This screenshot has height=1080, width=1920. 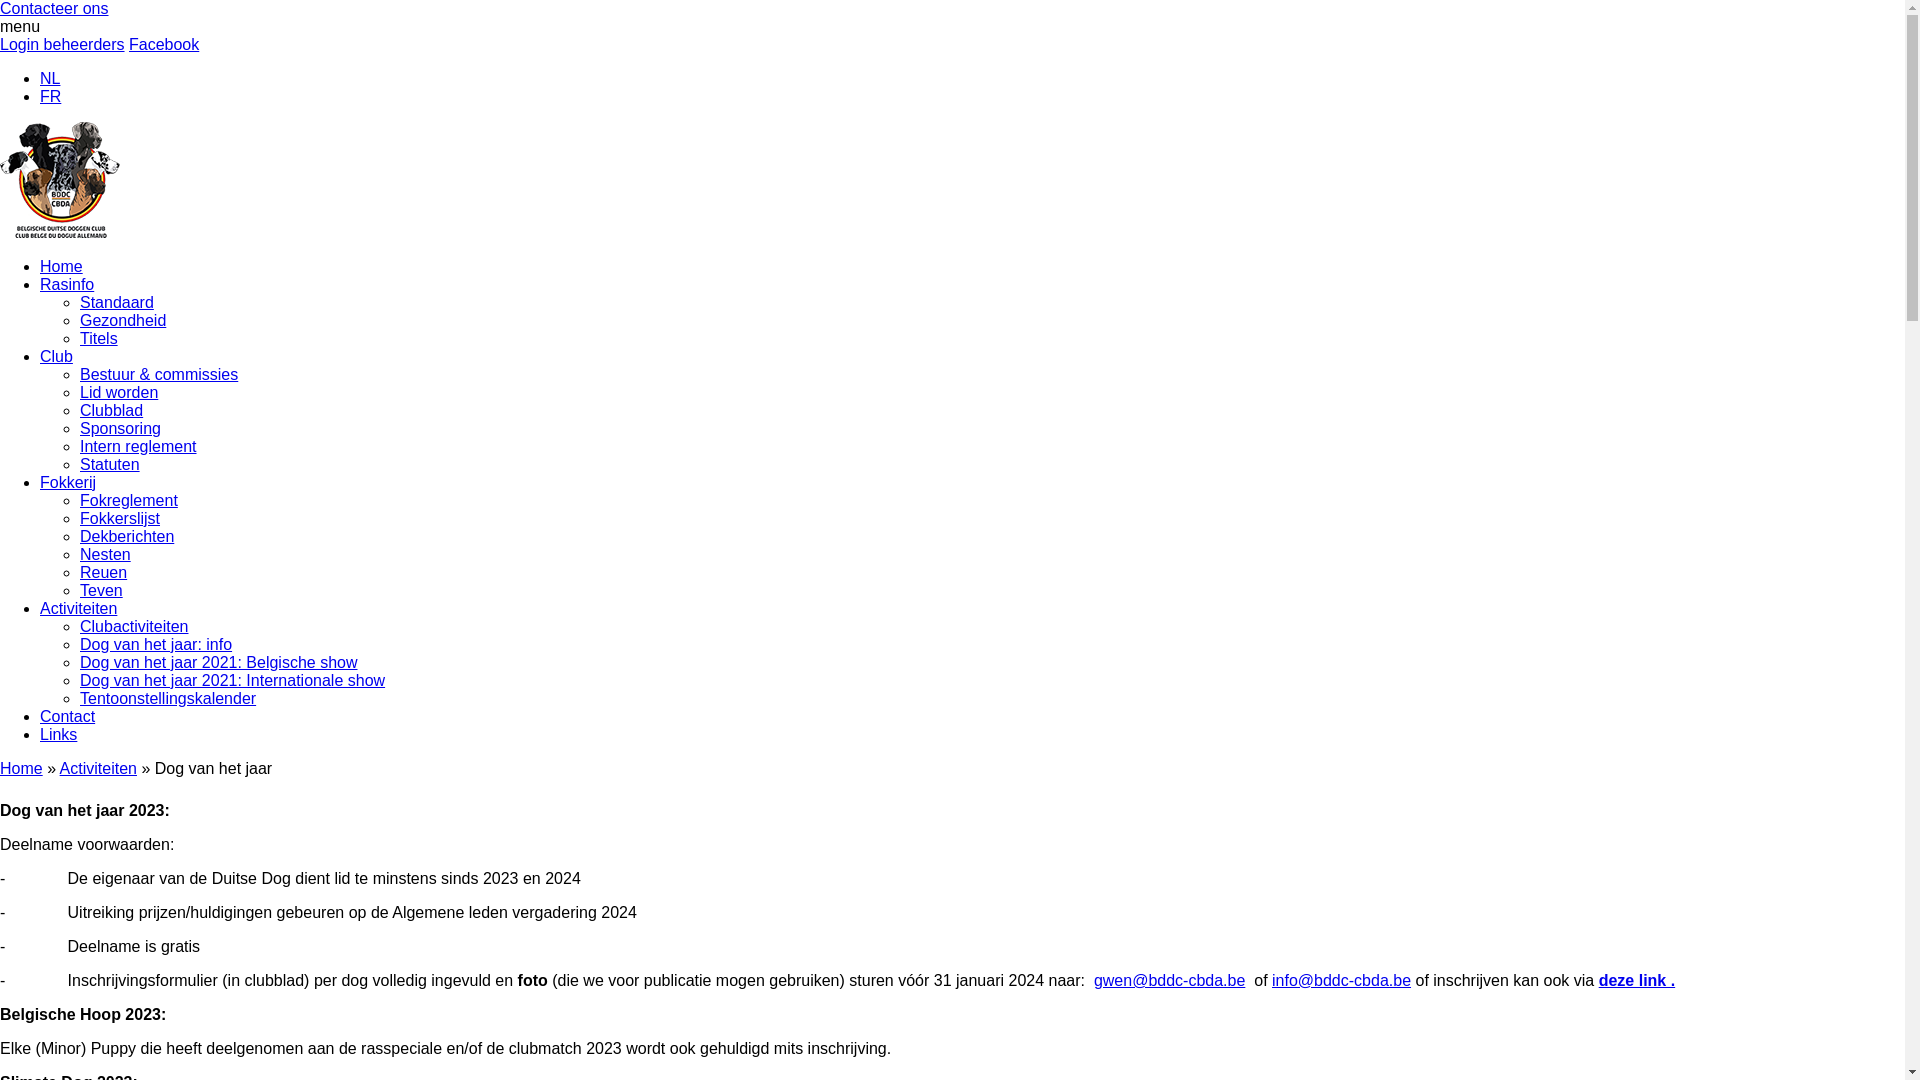 What do you see at coordinates (50, 96) in the screenshot?
I see `'FR'` at bounding box center [50, 96].